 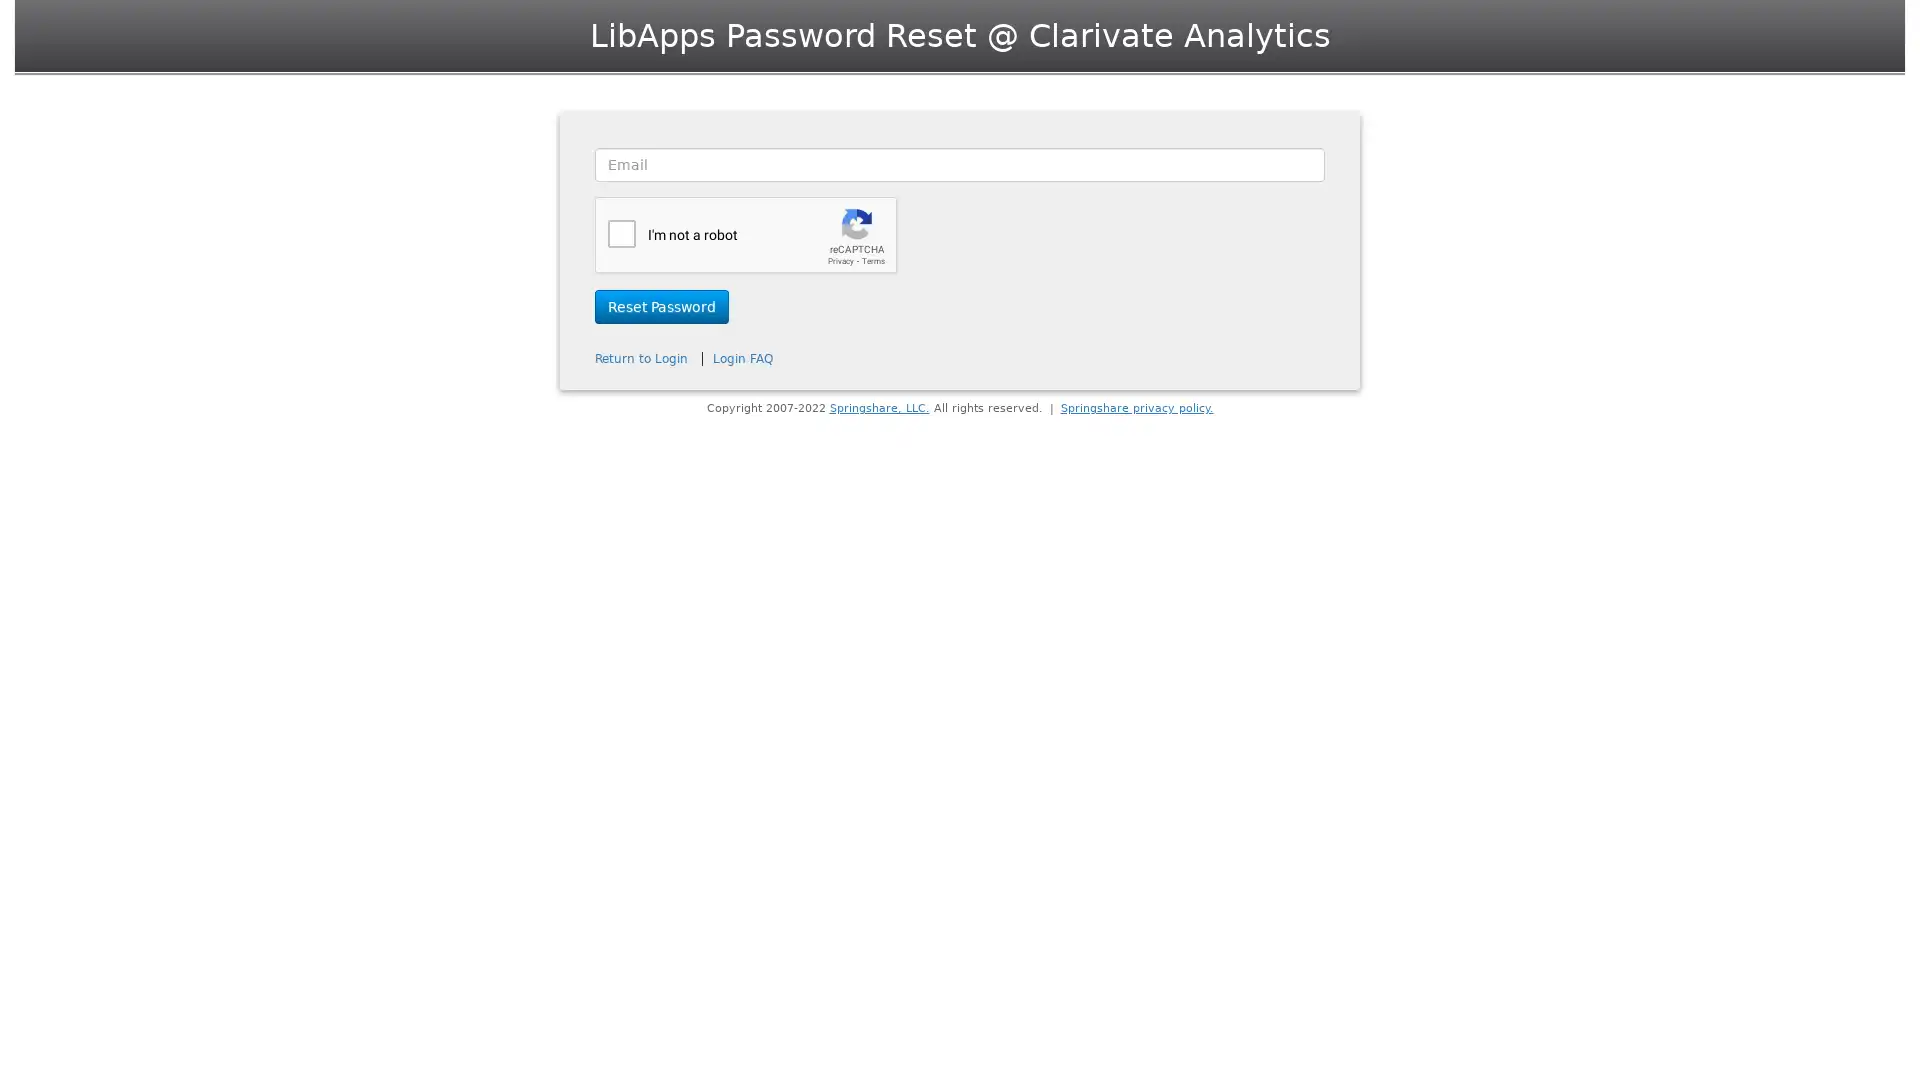 I want to click on Reset Password, so click(x=662, y=307).